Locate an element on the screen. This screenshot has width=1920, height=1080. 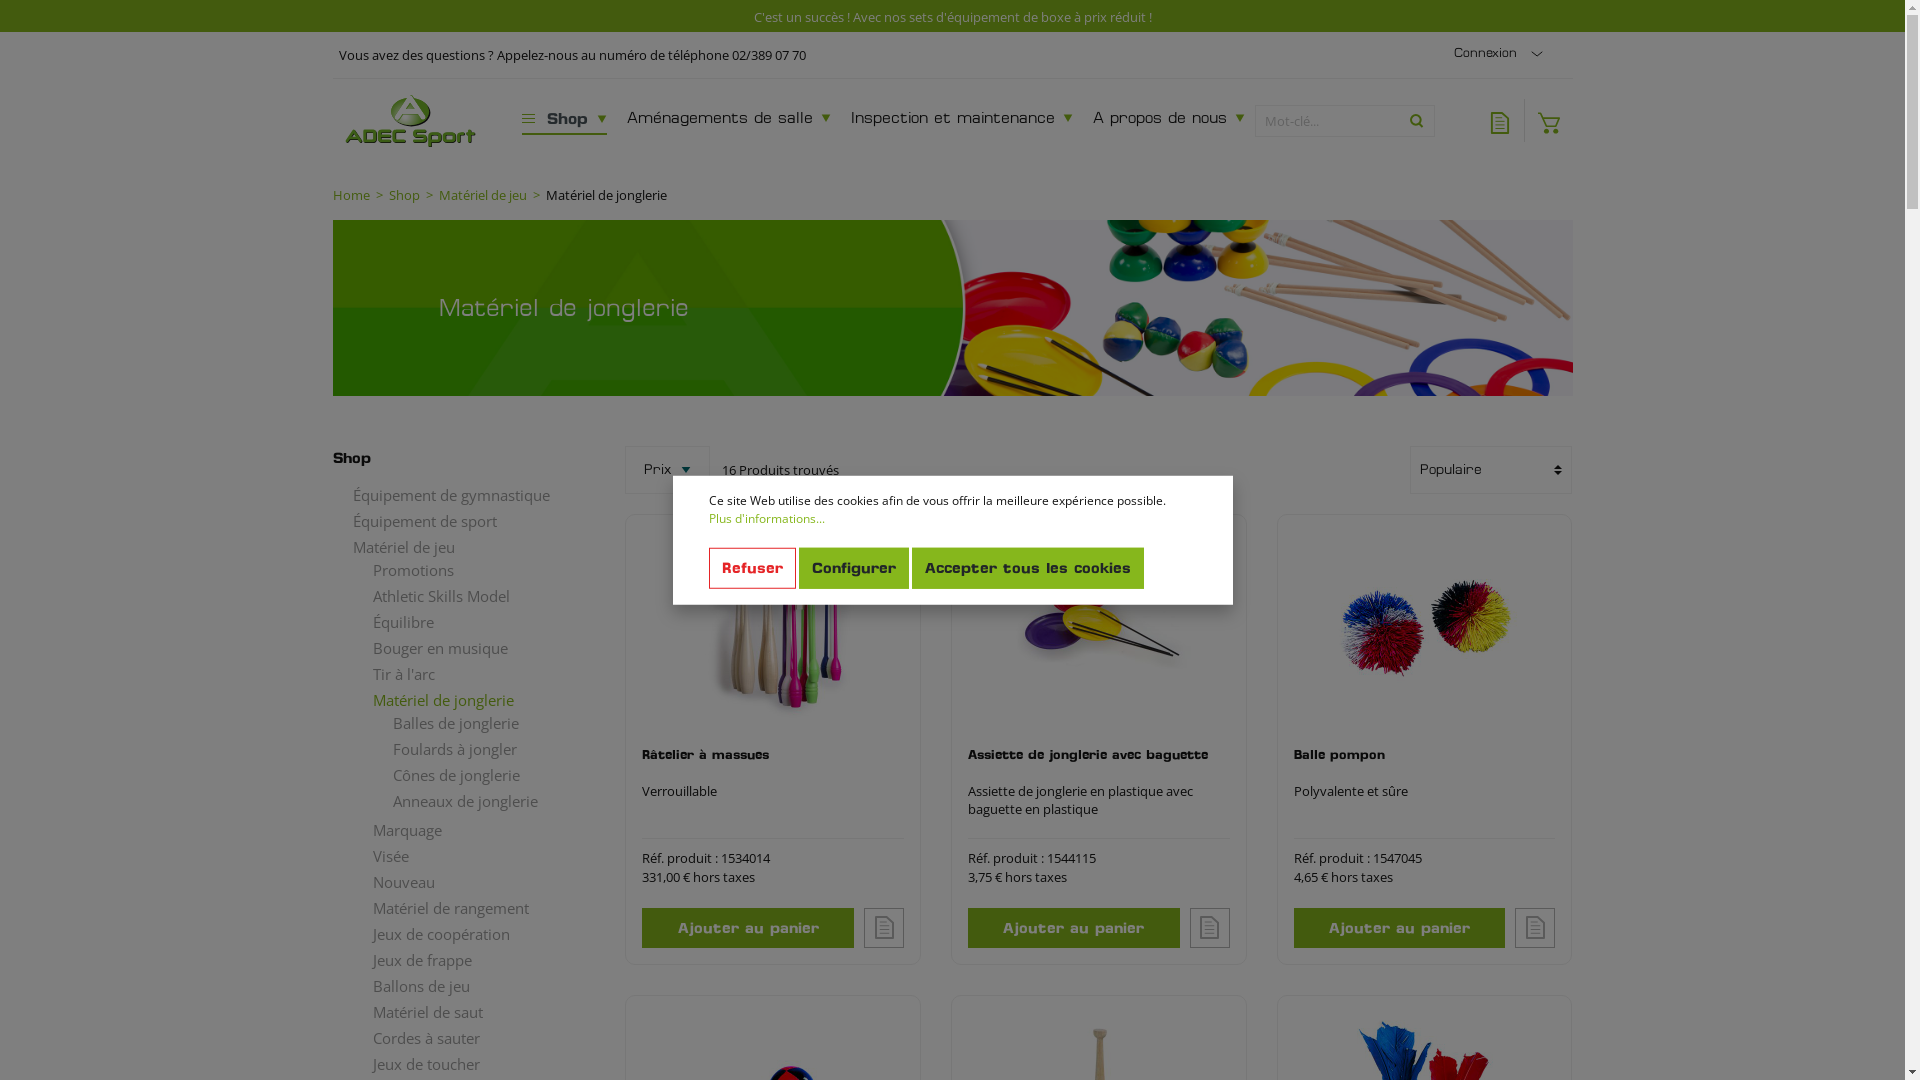
'Inspection et maintenance' is located at coordinates (961, 120).